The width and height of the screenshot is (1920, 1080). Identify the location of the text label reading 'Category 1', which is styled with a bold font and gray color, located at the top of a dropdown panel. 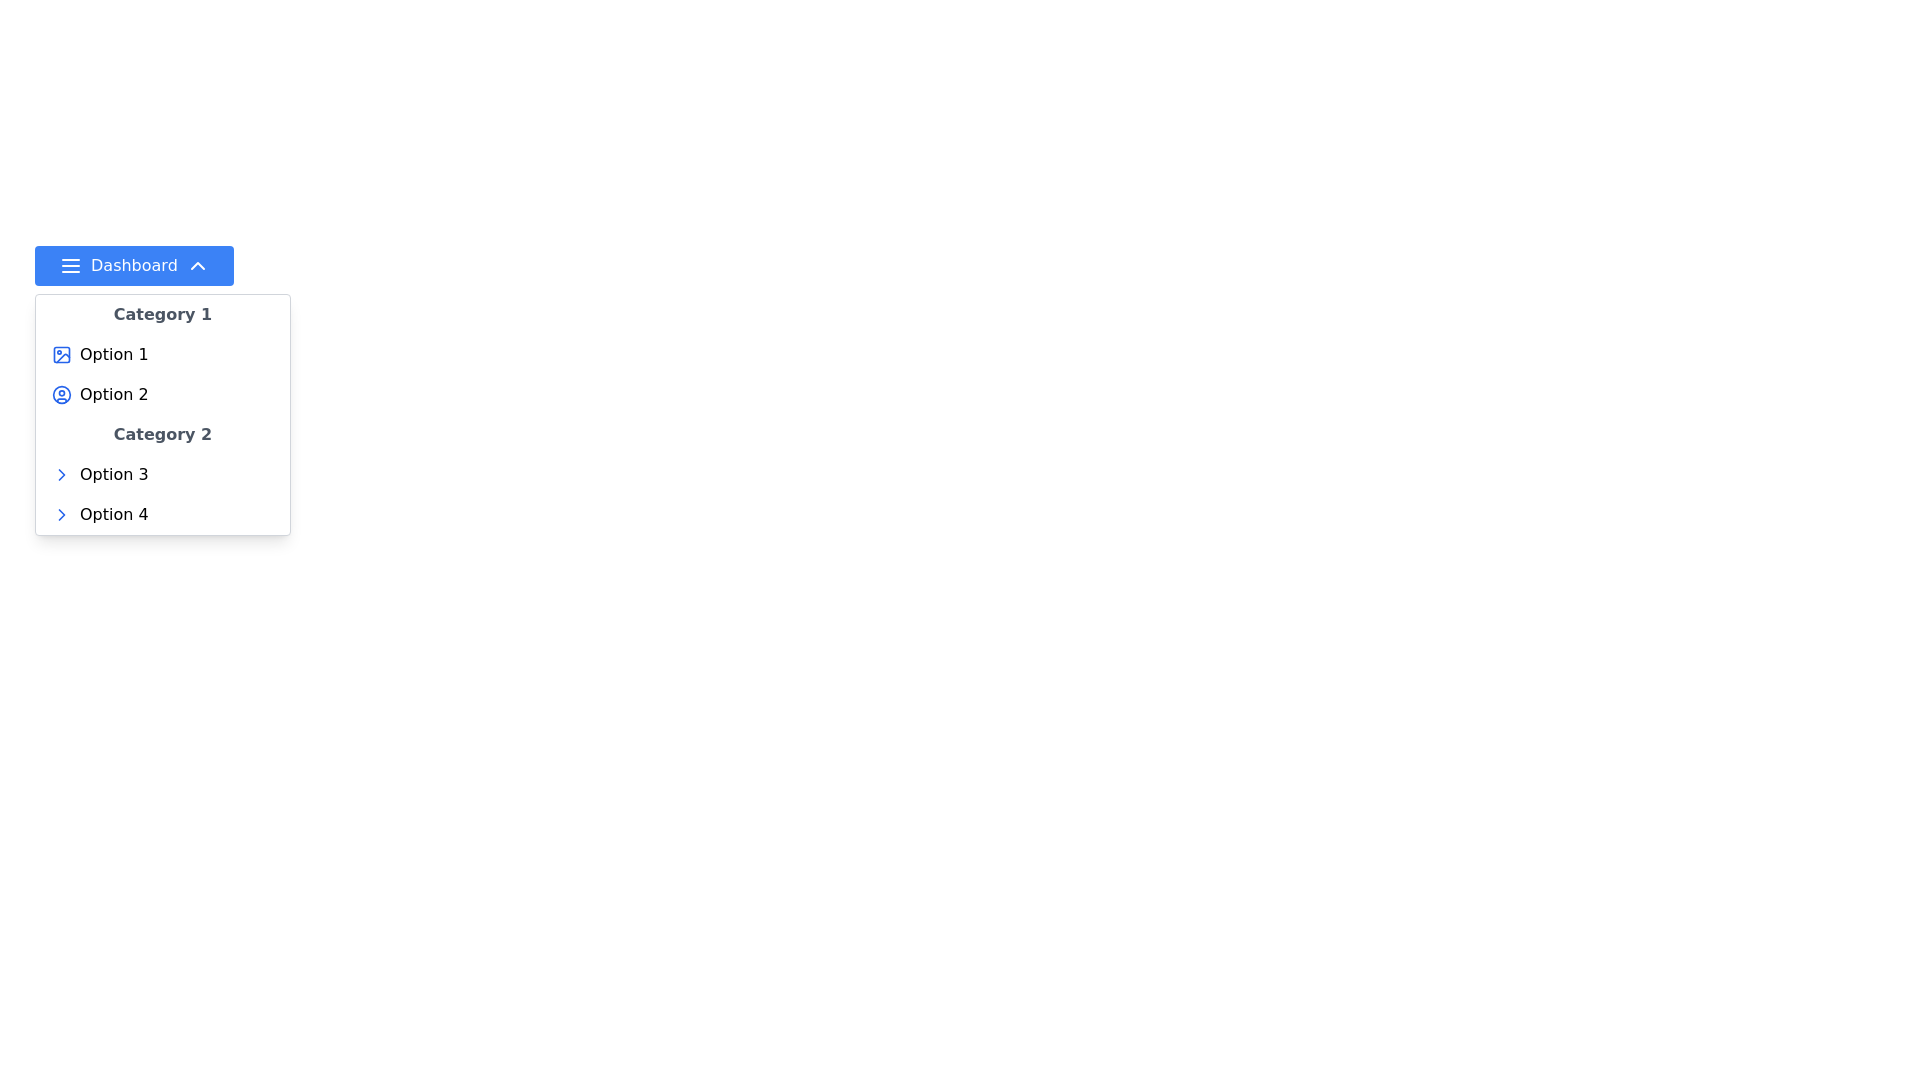
(163, 315).